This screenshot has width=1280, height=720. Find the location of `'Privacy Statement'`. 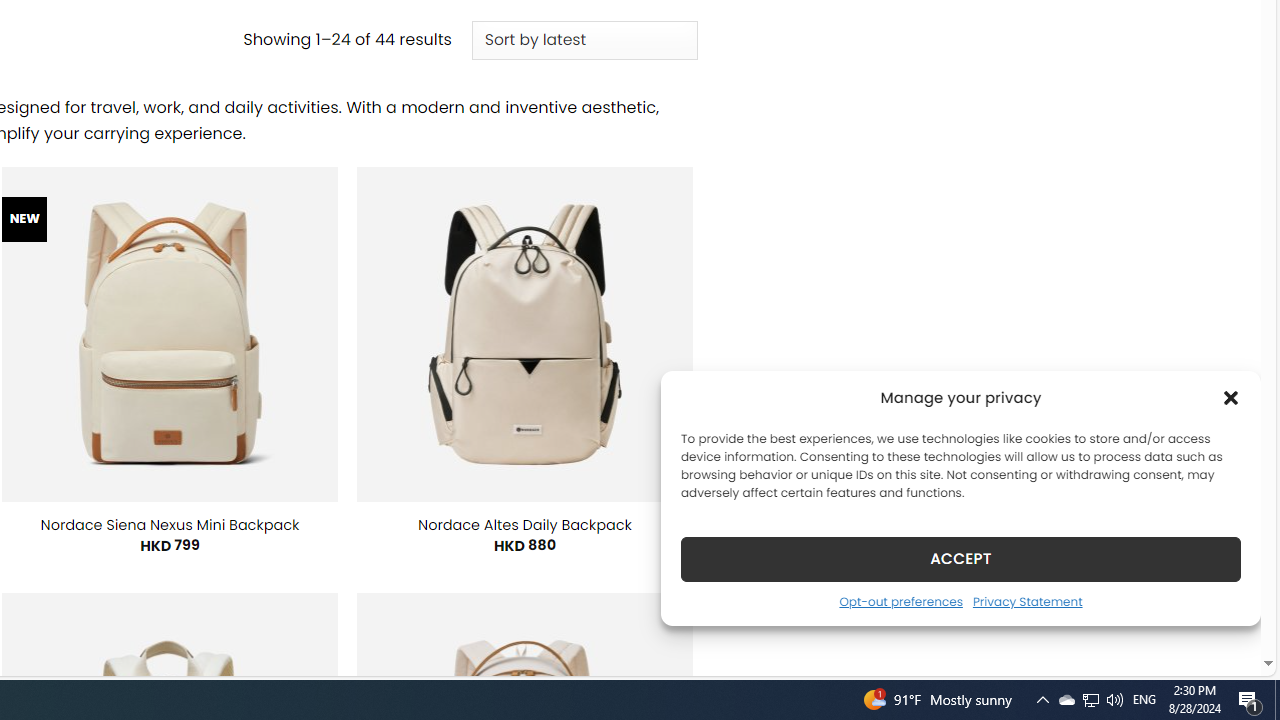

'Privacy Statement' is located at coordinates (1027, 600).